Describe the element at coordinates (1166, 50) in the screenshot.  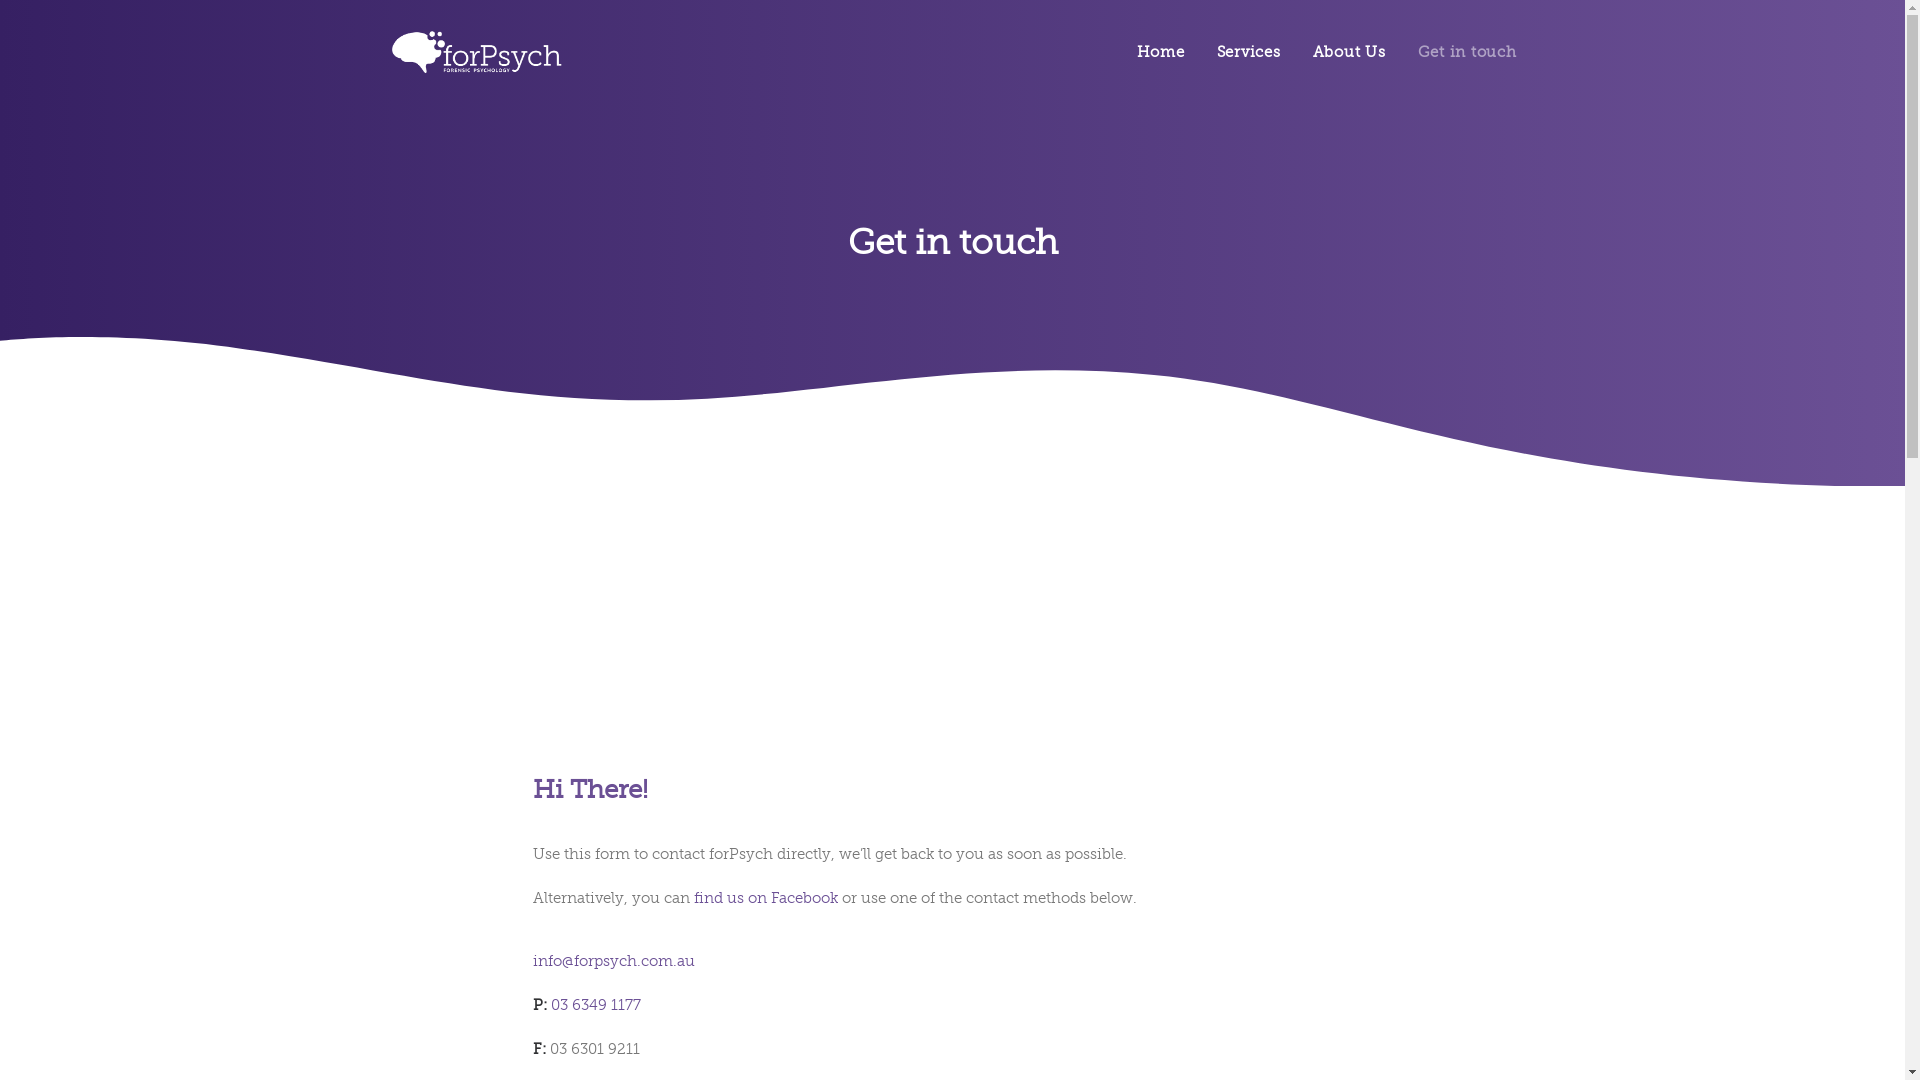
I see `'Home'` at that location.